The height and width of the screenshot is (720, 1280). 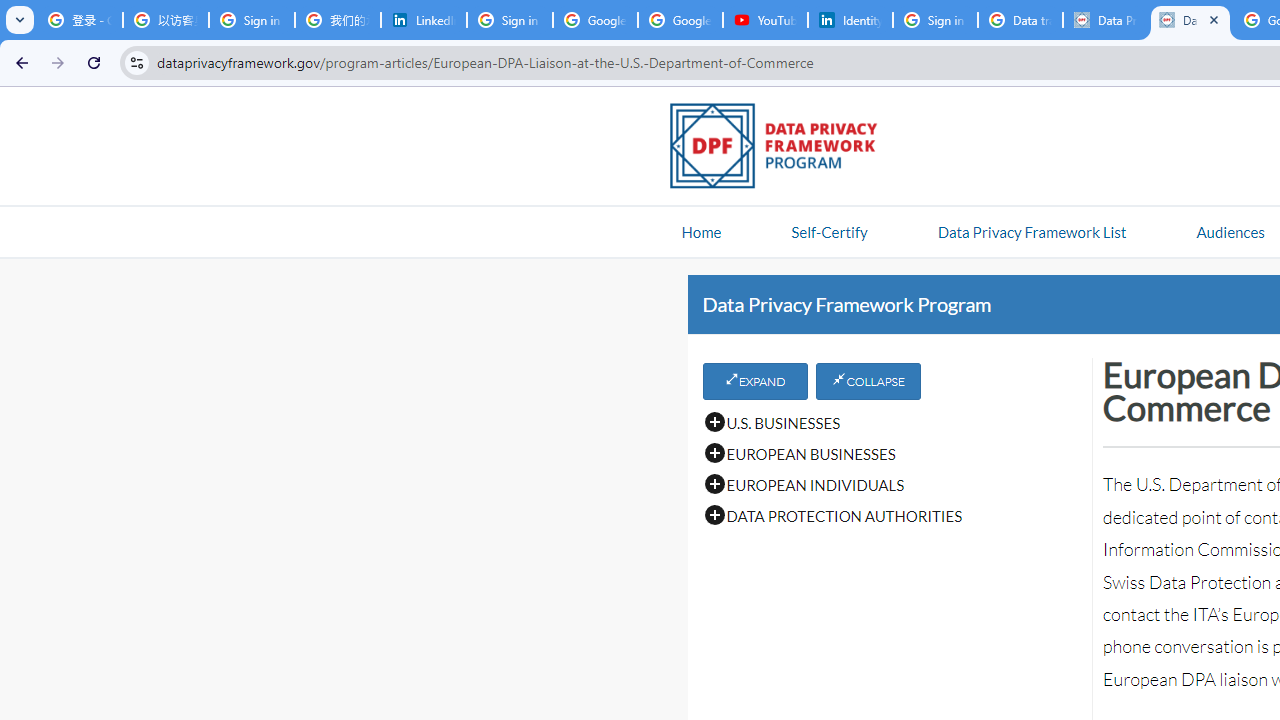 I want to click on 'LinkedIn Privacy Policy', so click(x=423, y=20).